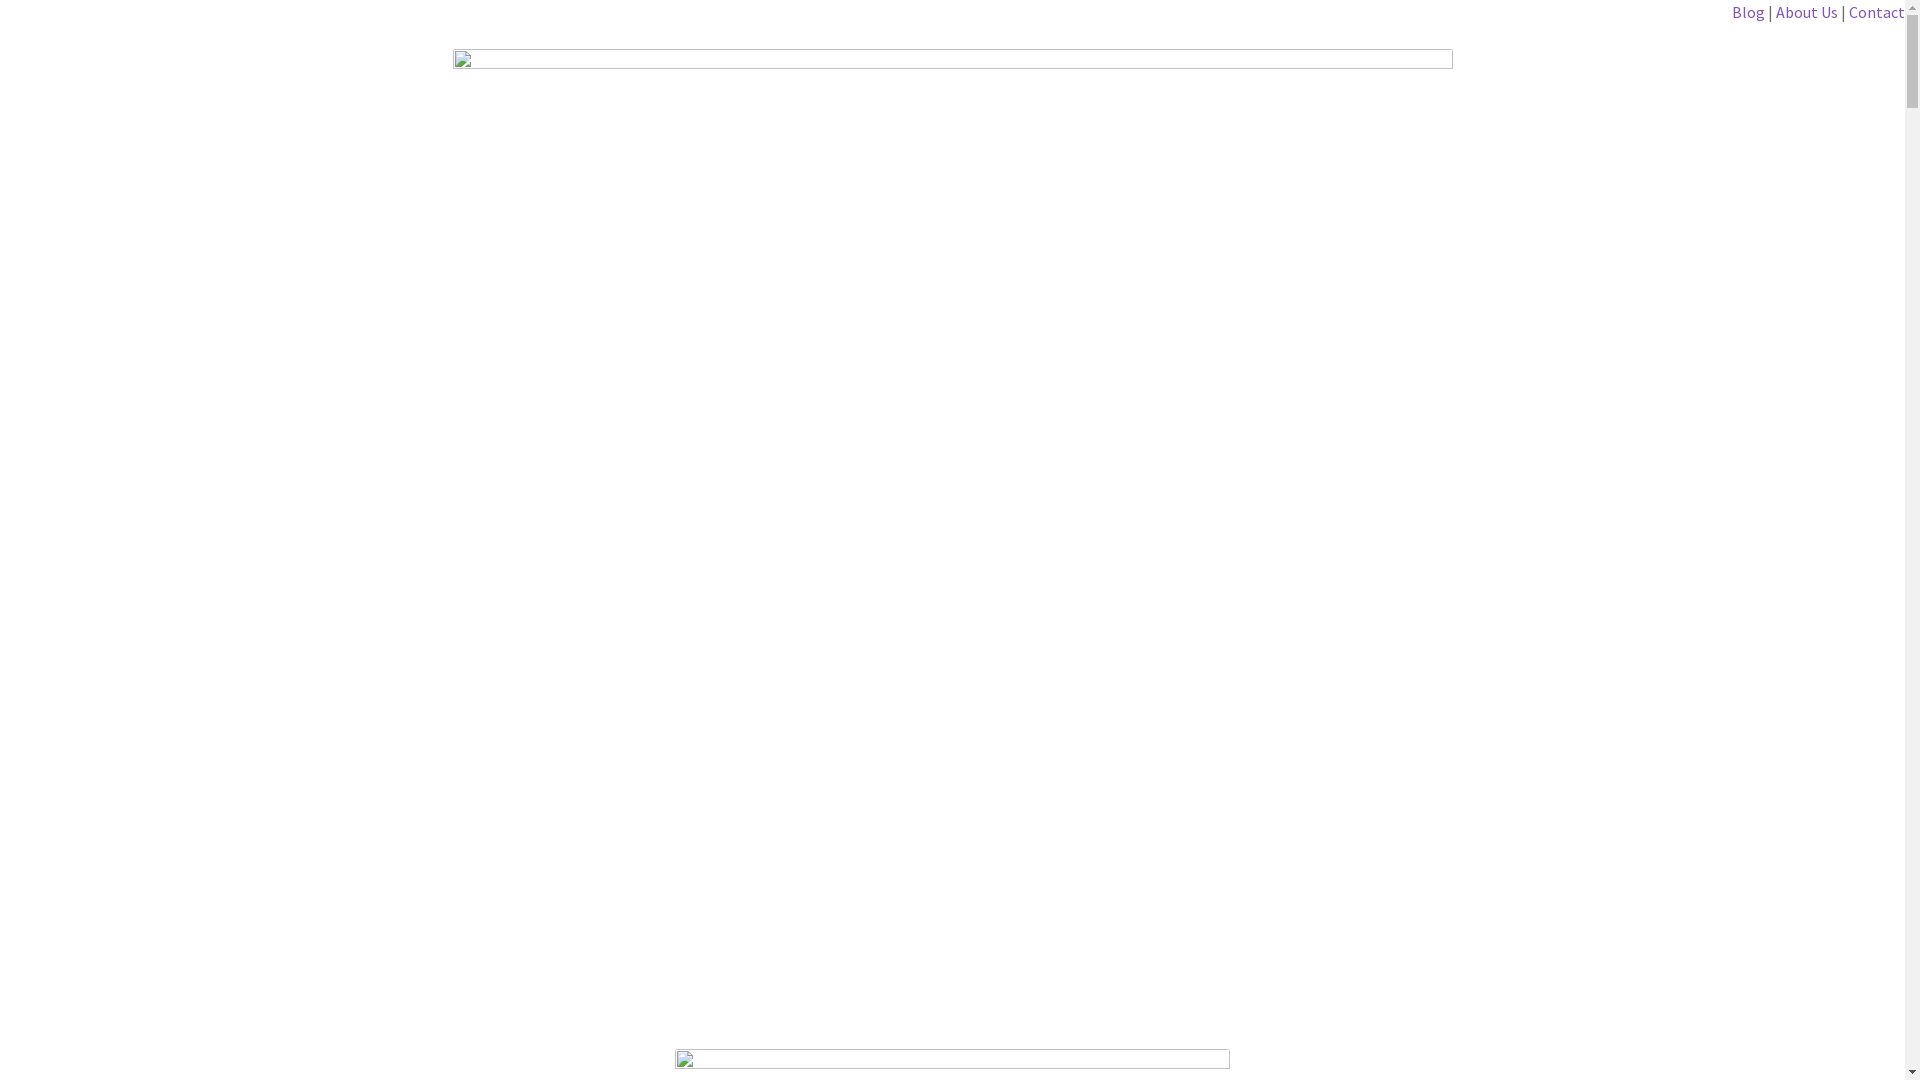 This screenshot has width=1920, height=1080. What do you see at coordinates (1749, 11) in the screenshot?
I see `'Blog'` at bounding box center [1749, 11].